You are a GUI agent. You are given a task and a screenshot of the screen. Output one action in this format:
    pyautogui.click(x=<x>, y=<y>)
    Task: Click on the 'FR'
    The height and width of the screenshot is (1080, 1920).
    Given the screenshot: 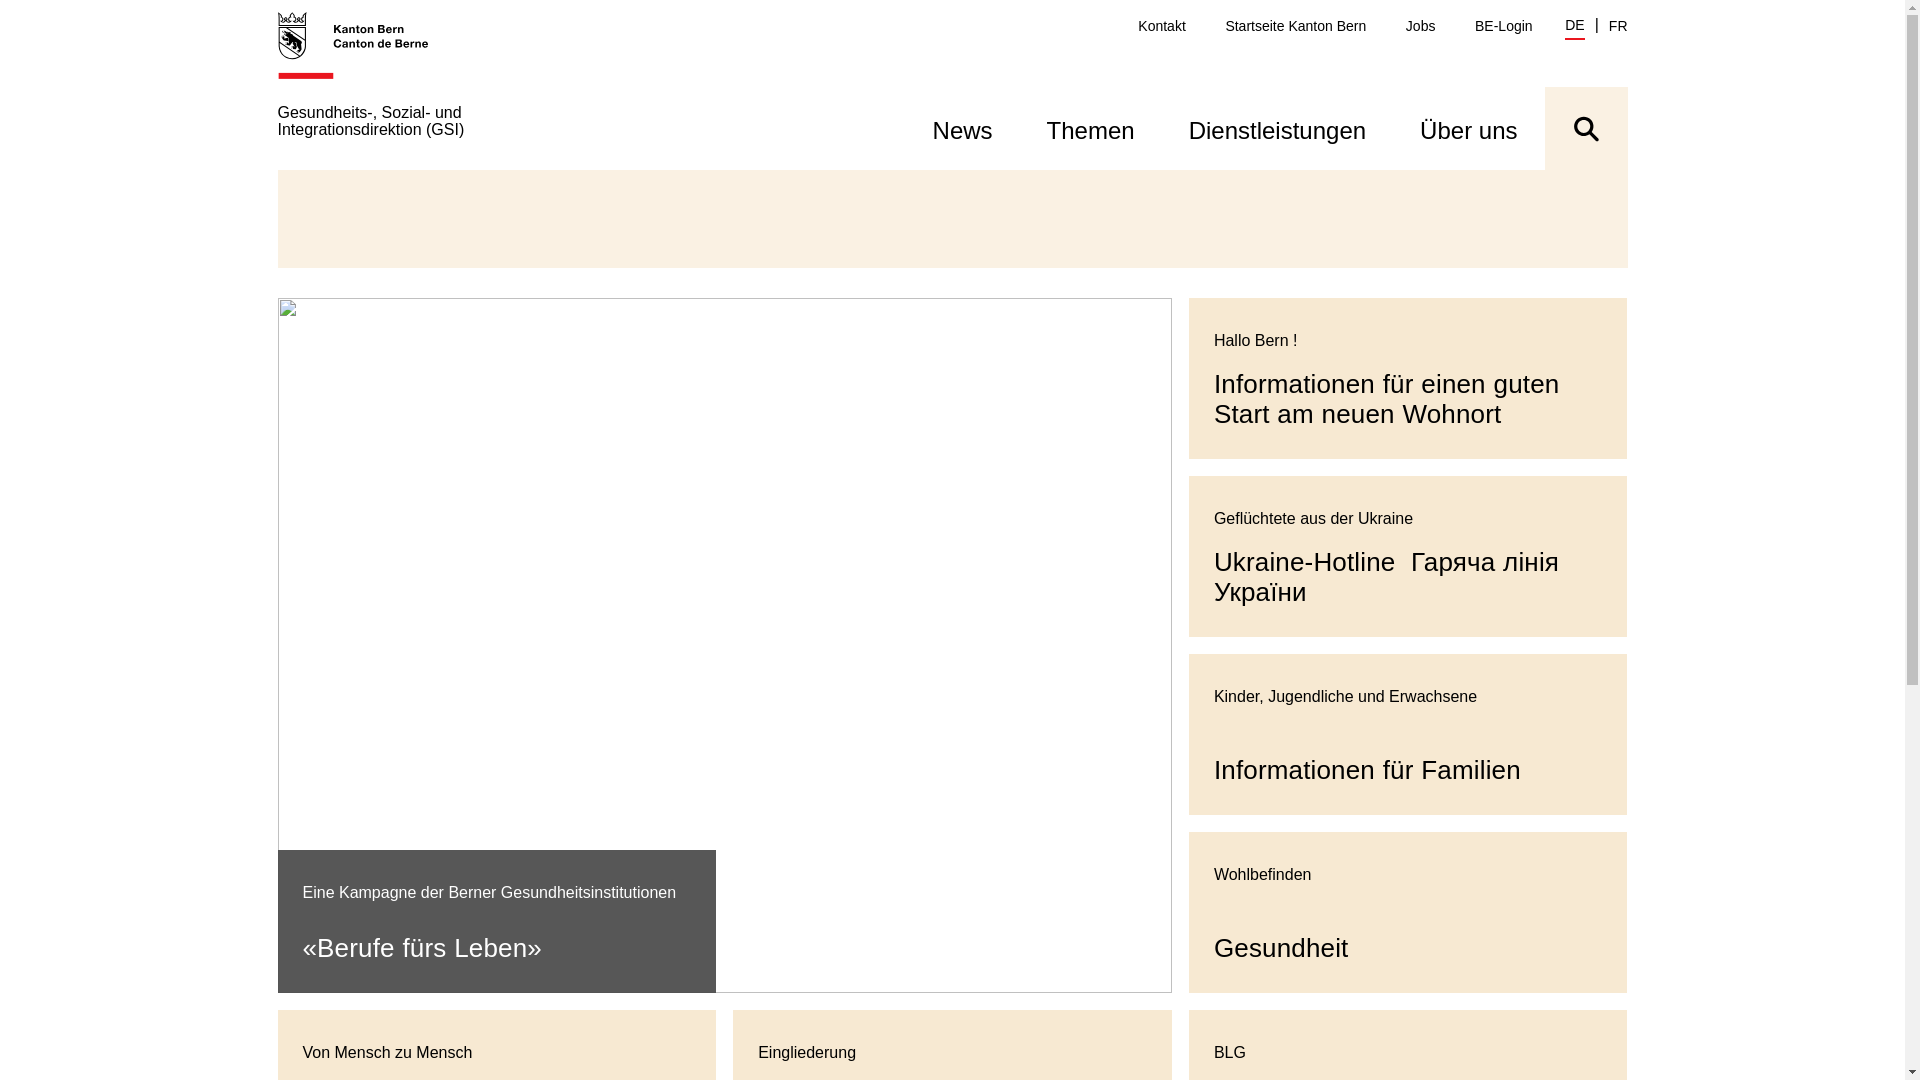 What is the action you would take?
    pyautogui.click(x=1618, y=26)
    